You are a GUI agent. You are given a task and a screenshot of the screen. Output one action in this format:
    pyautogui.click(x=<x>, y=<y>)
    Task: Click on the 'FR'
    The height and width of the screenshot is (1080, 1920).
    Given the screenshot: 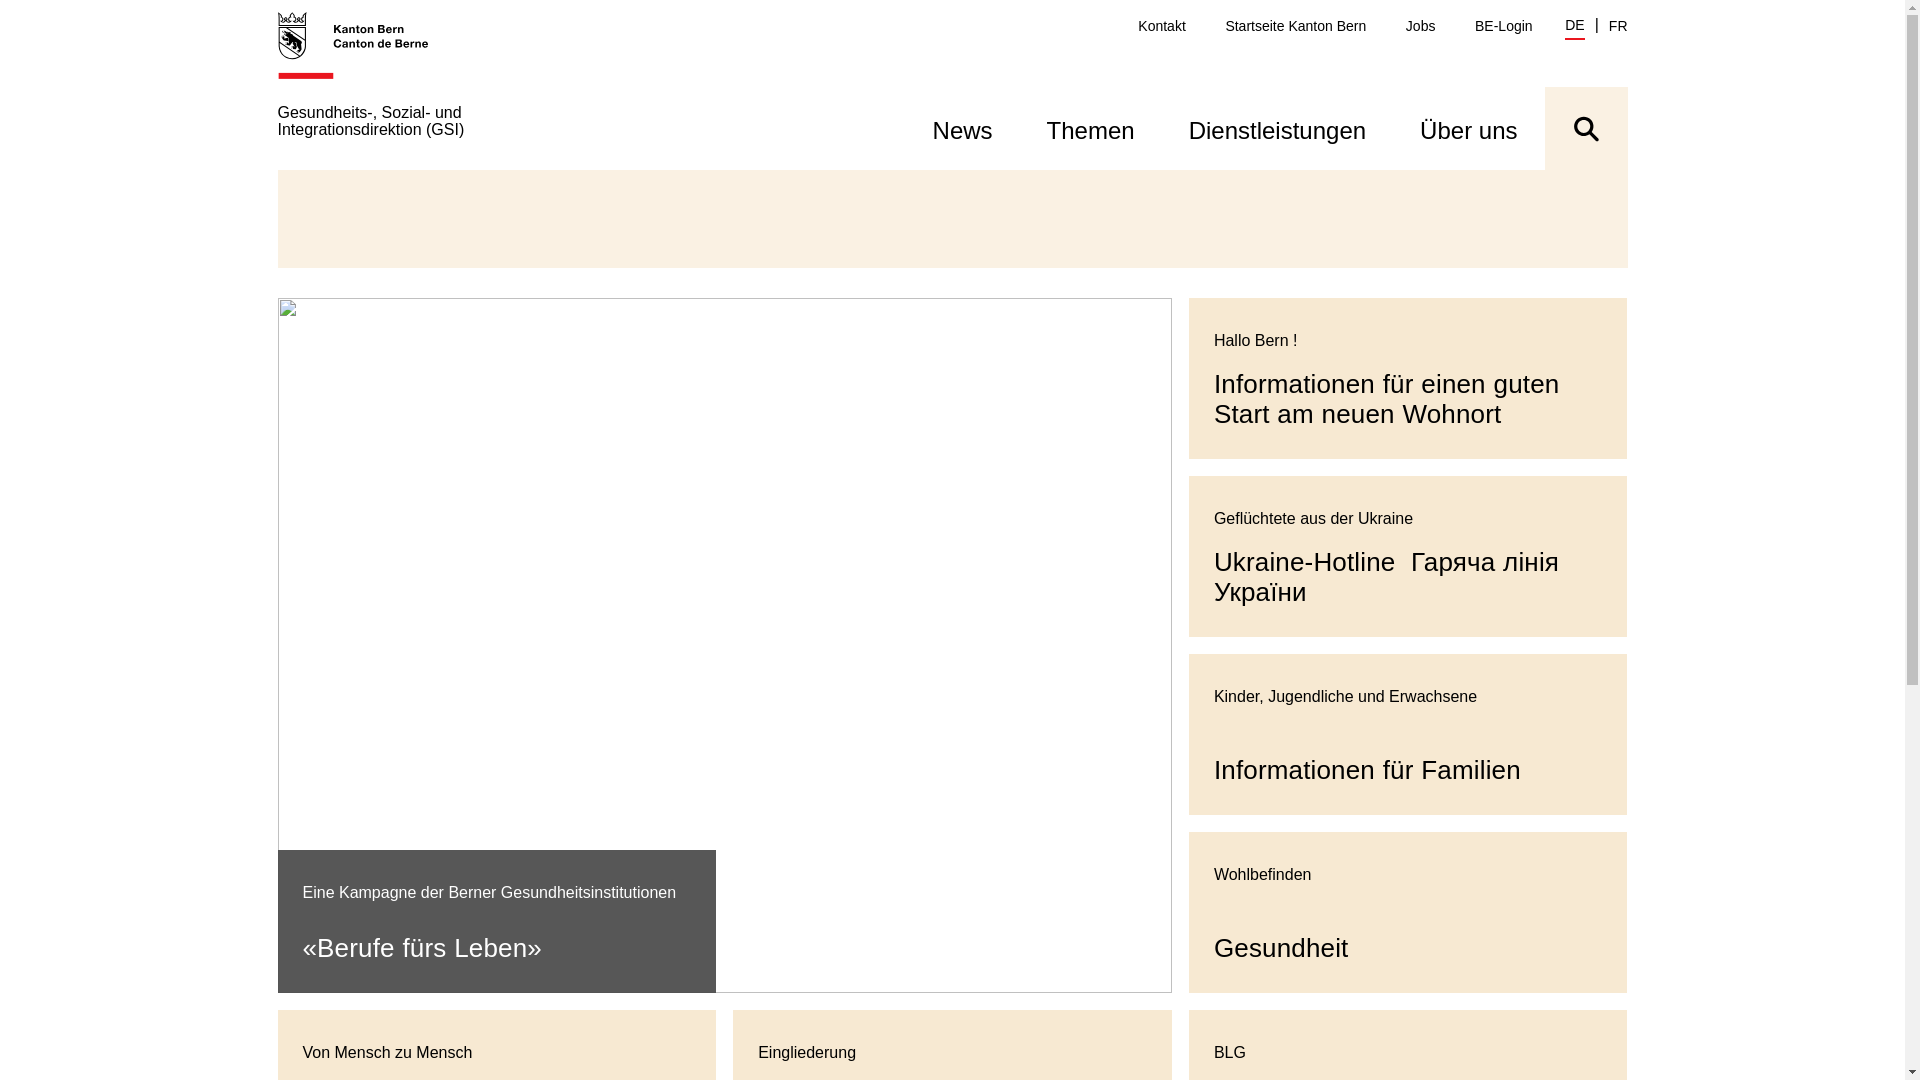 What is the action you would take?
    pyautogui.click(x=1618, y=26)
    